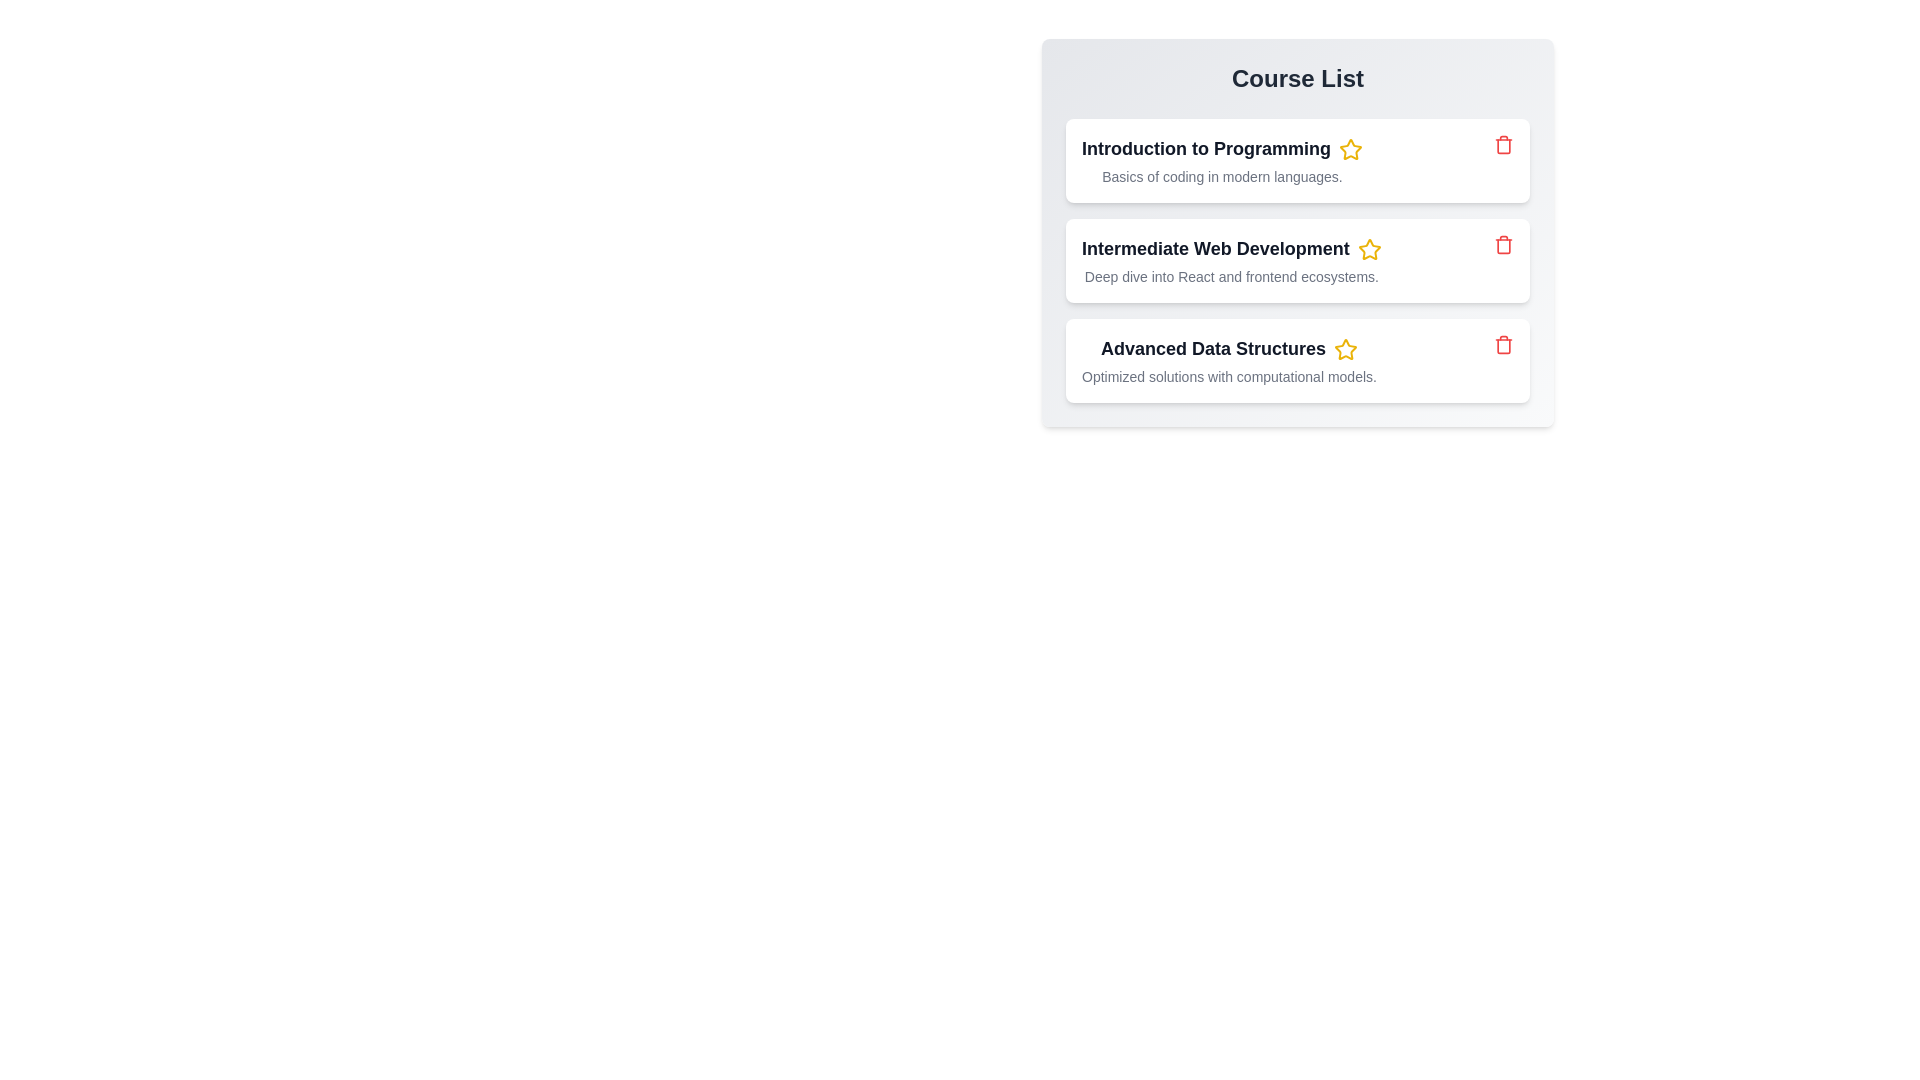 The image size is (1920, 1080). What do you see at coordinates (1503, 244) in the screenshot?
I see `the trash icon of the item to remove it from the list. Specify the item name as Intermediate Web Development` at bounding box center [1503, 244].